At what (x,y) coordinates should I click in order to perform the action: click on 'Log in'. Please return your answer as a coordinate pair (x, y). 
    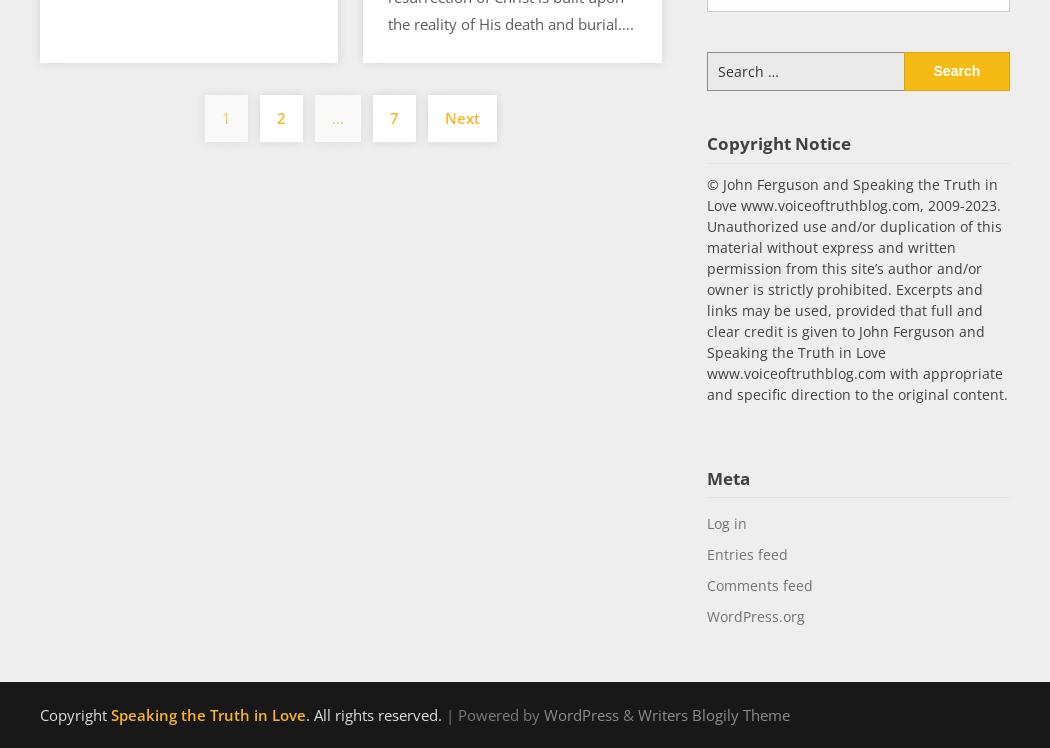
    Looking at the image, I should click on (706, 522).